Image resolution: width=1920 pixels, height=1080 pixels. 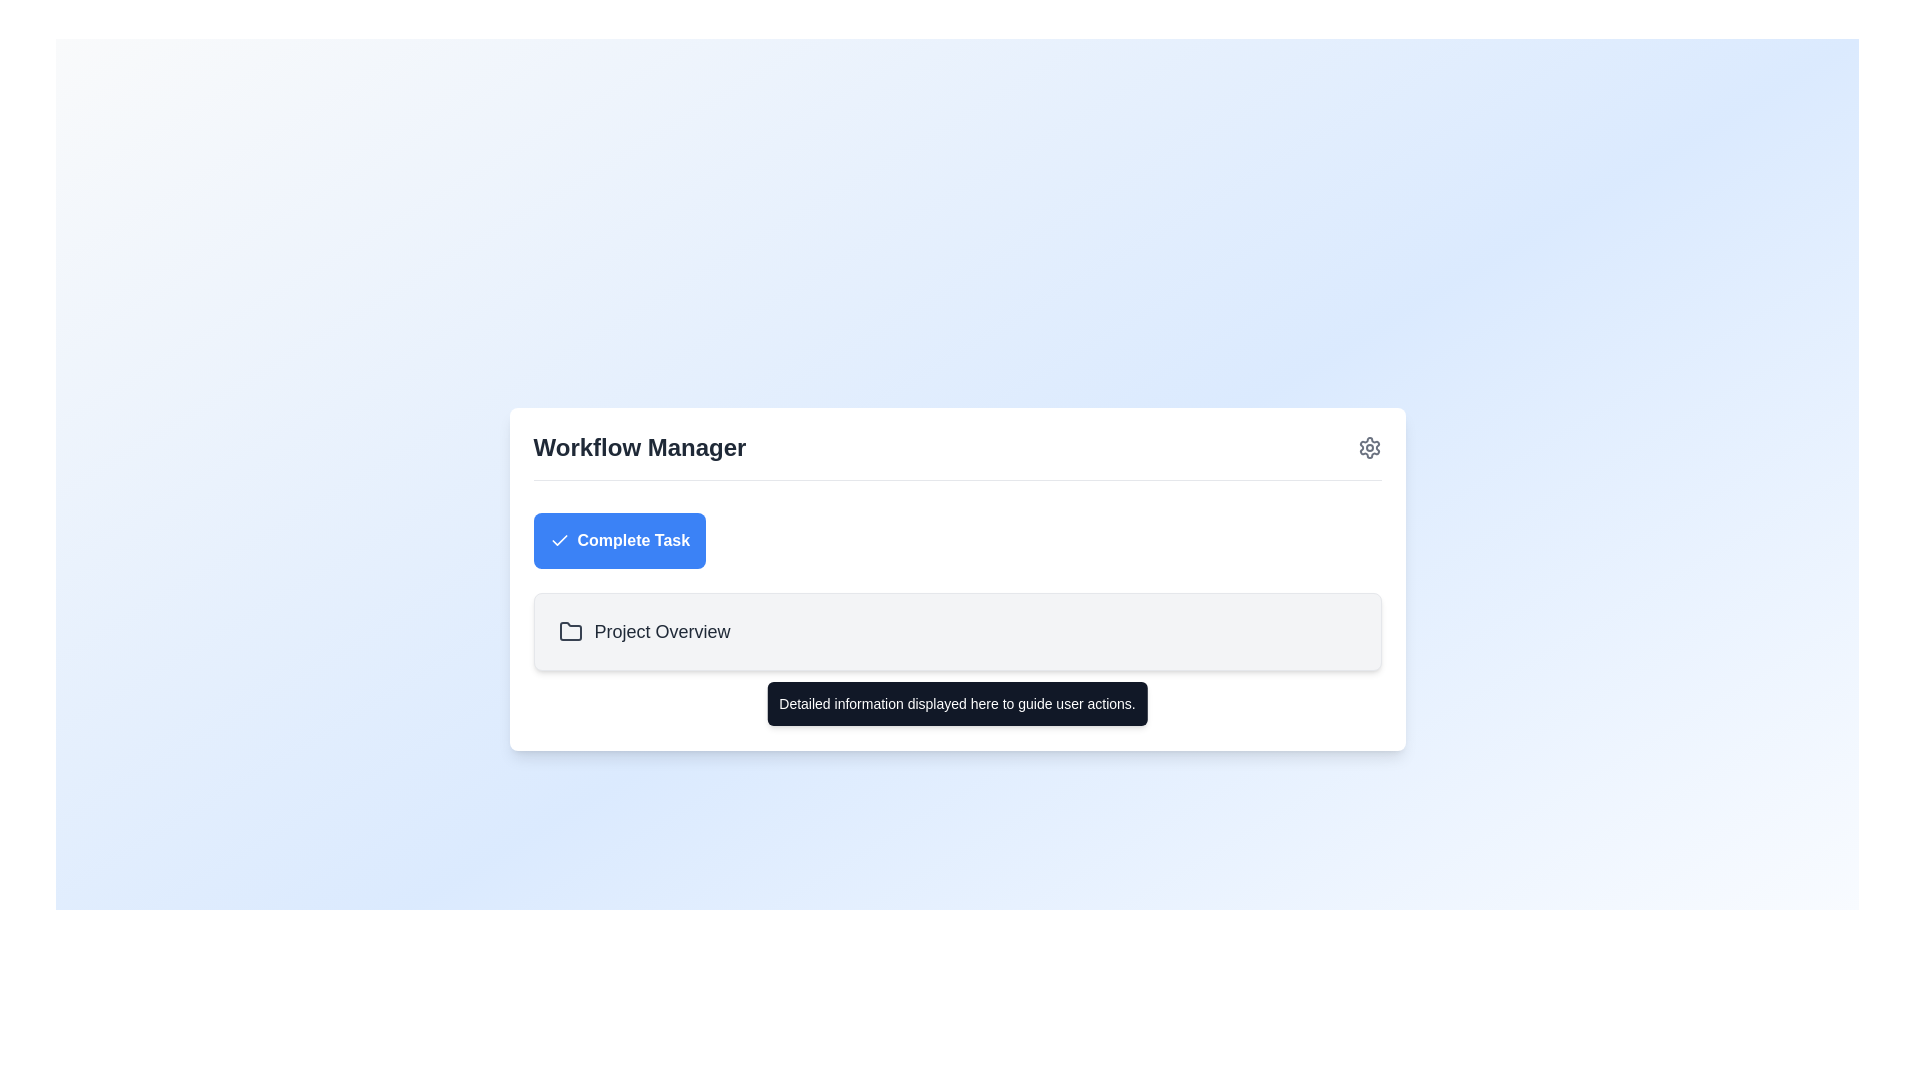 I want to click on the folder icon located next to the 'Project Overview' text, which is a minimalist outline-based design in a grayish tone, so click(x=569, y=631).